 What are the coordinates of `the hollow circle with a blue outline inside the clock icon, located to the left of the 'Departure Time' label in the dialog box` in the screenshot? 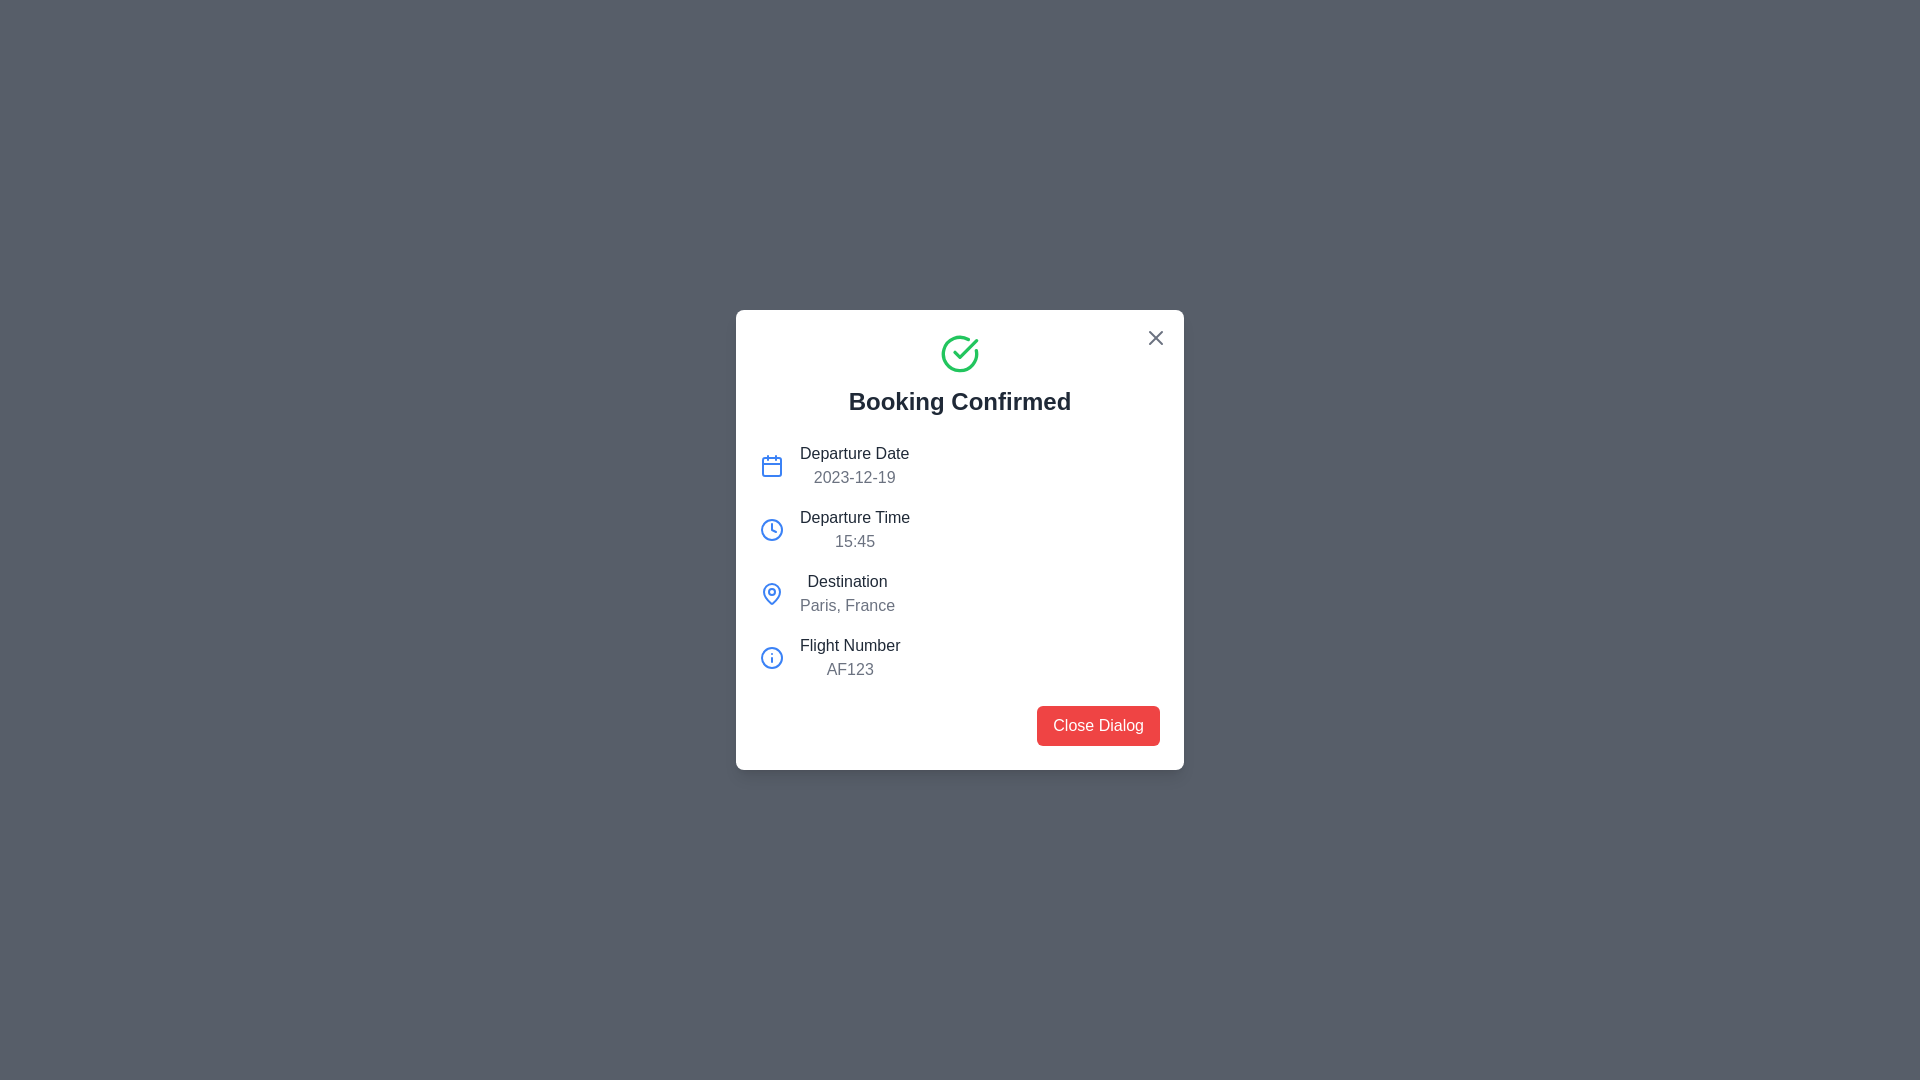 It's located at (771, 528).